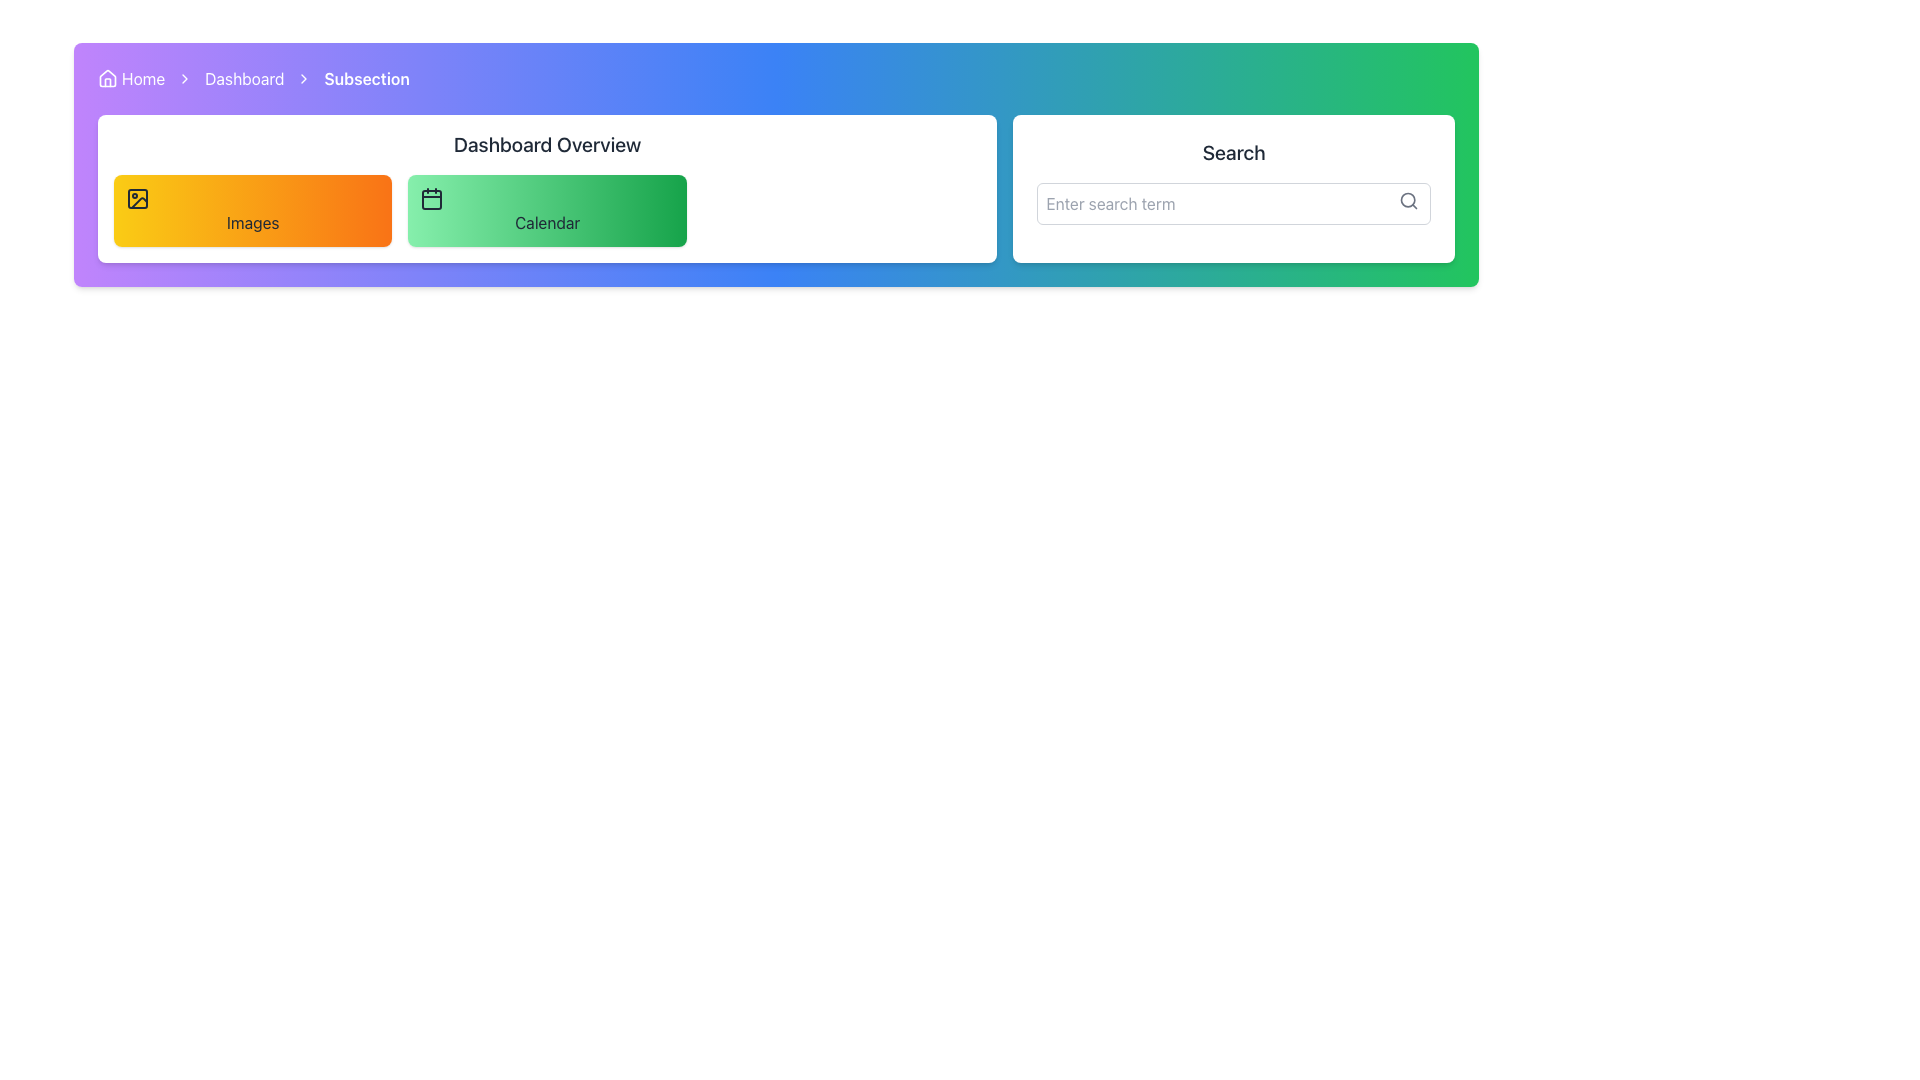 This screenshot has width=1920, height=1080. Describe the element at coordinates (303, 77) in the screenshot. I see `the third chevron icon in the breadcrumb navigation bar, located between 'Dashboard' and 'Subsection'` at that location.